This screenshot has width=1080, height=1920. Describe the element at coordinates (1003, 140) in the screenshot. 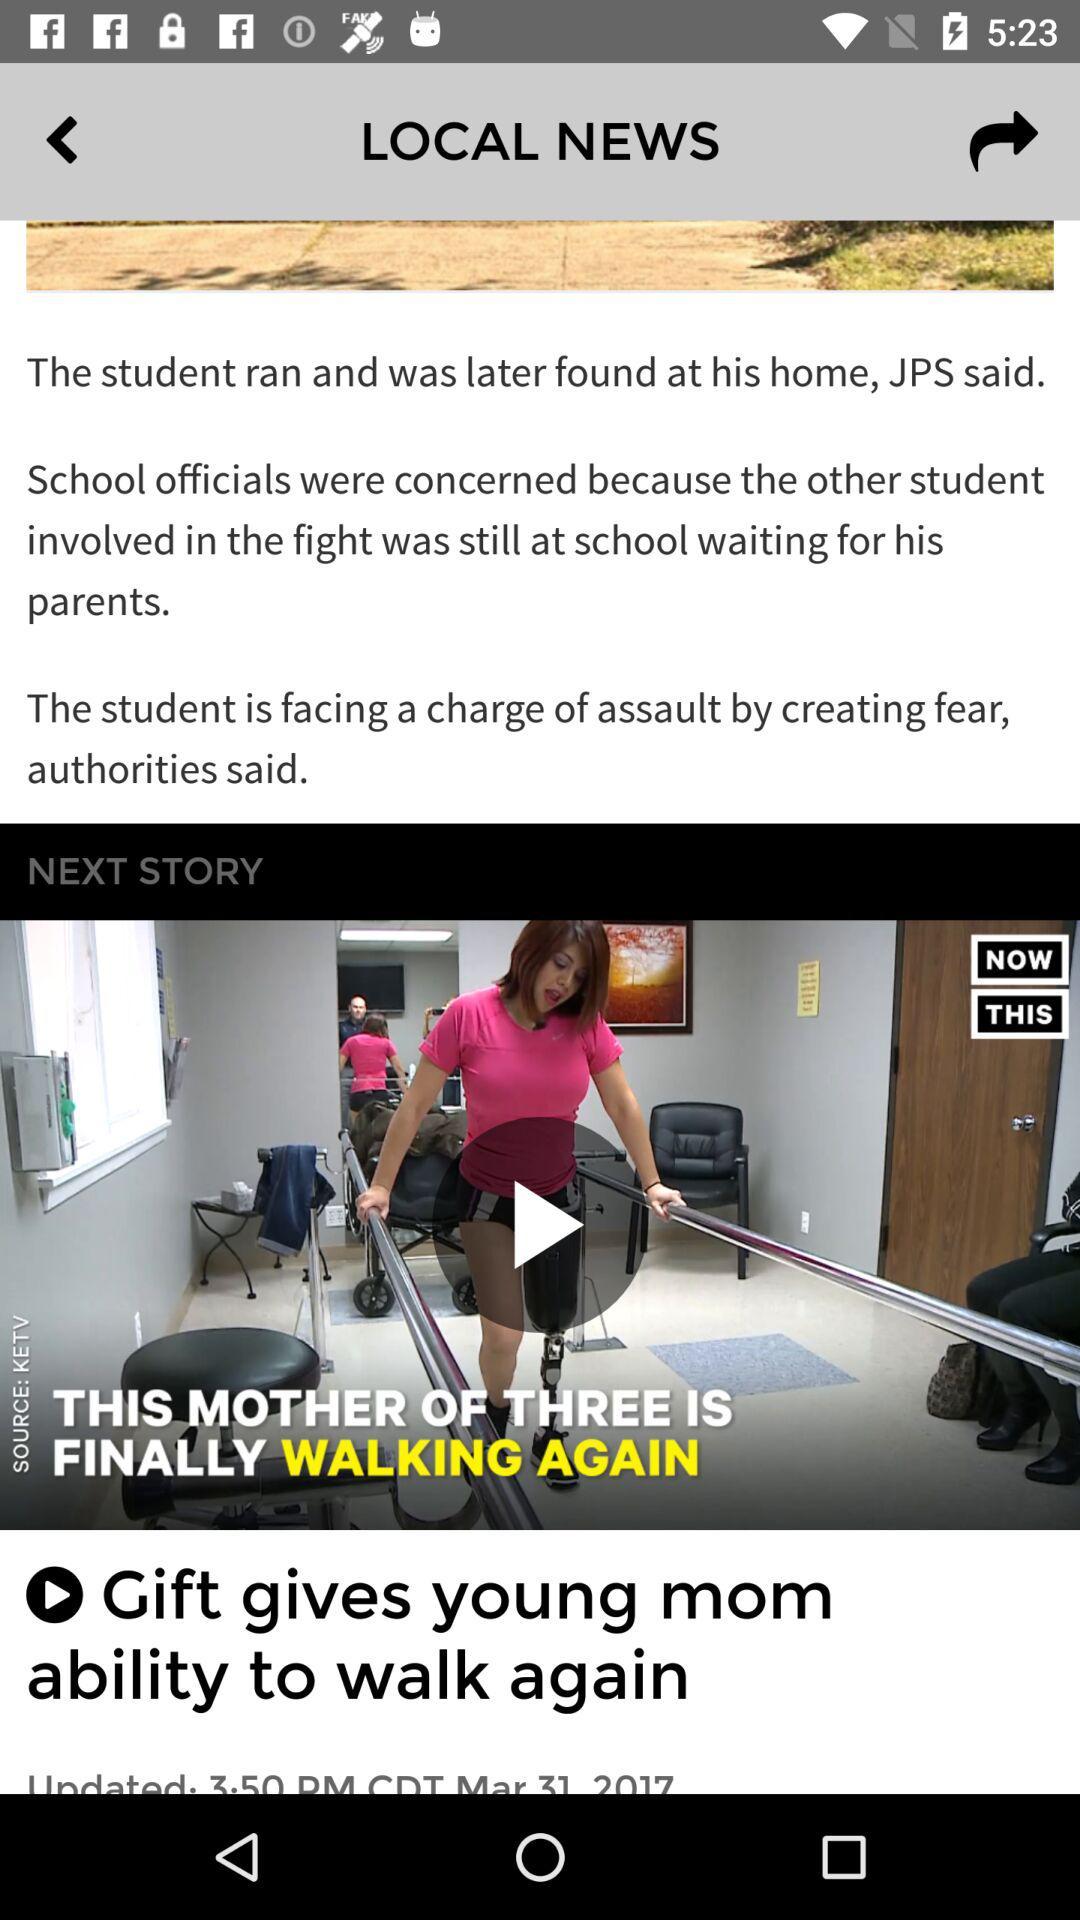

I see `the redo icon` at that location.